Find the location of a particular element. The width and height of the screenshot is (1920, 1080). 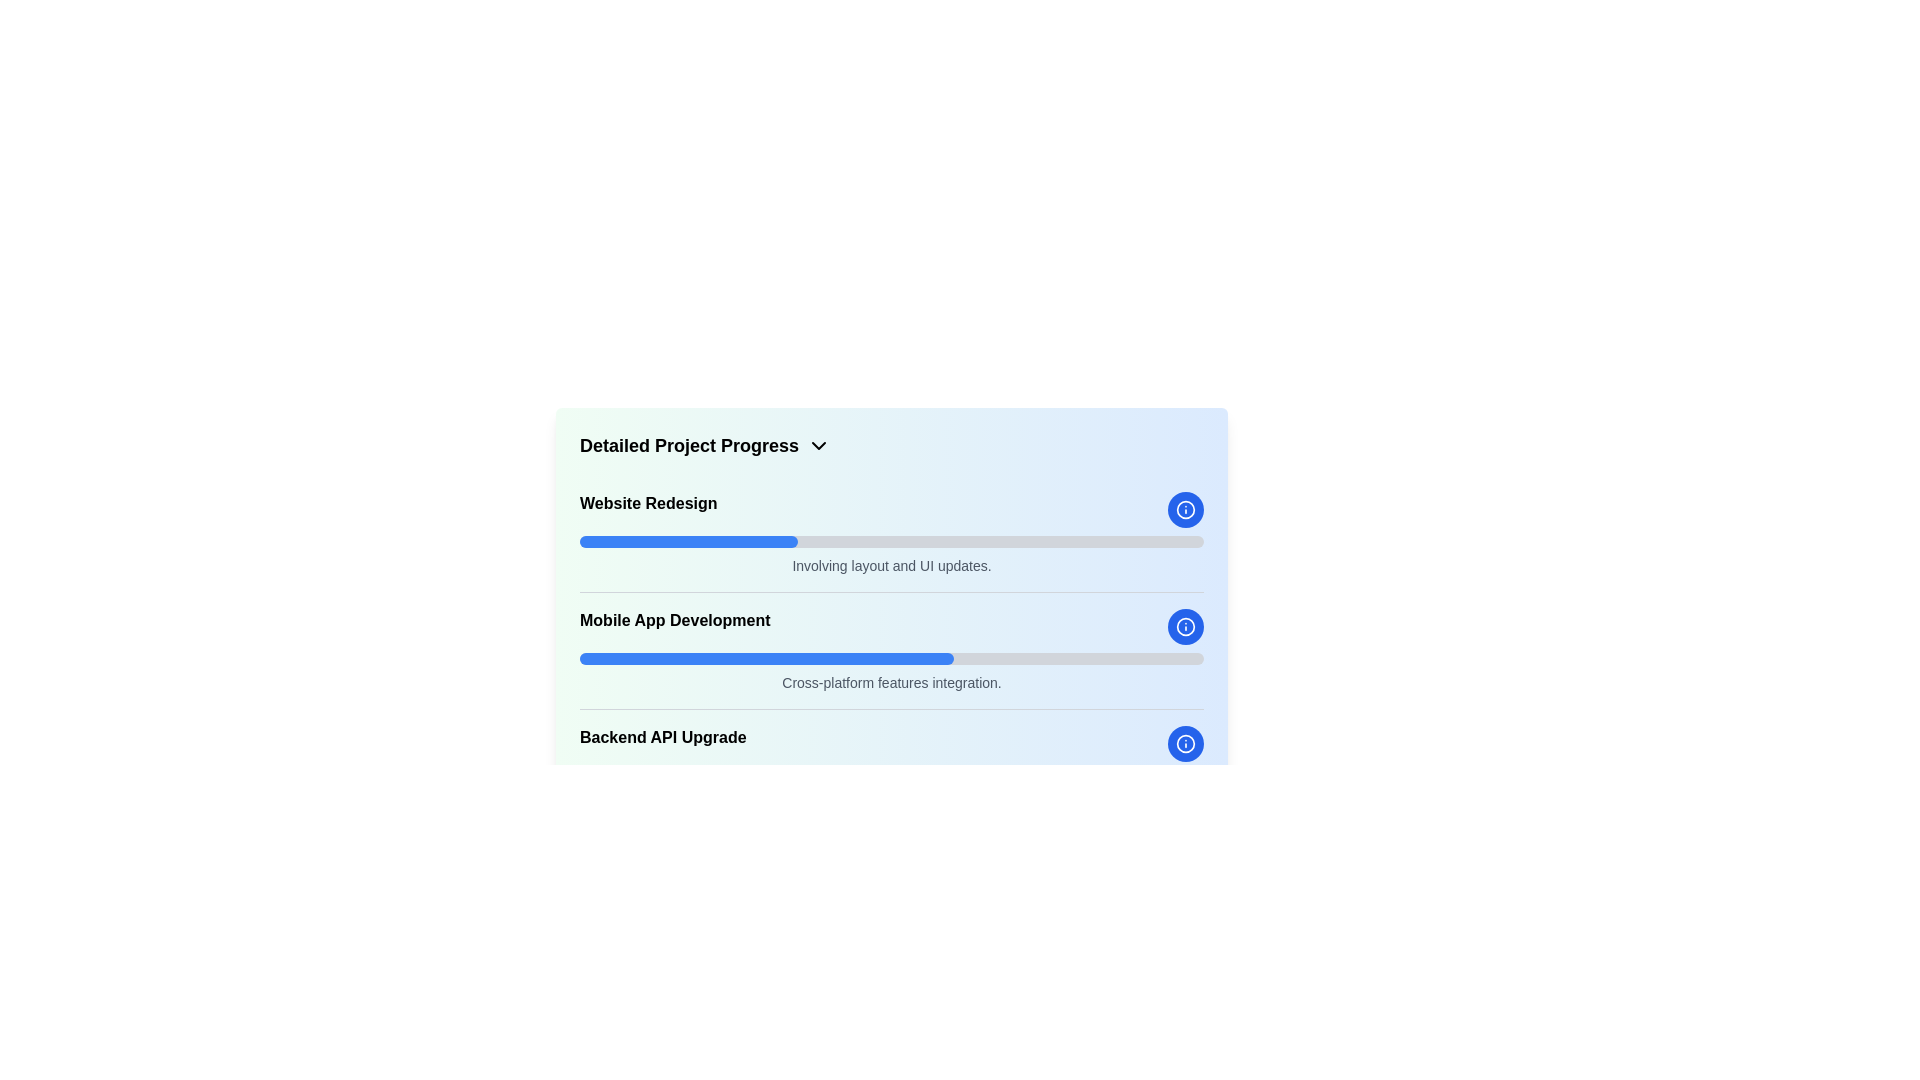

progress bar value is located at coordinates (784, 659).